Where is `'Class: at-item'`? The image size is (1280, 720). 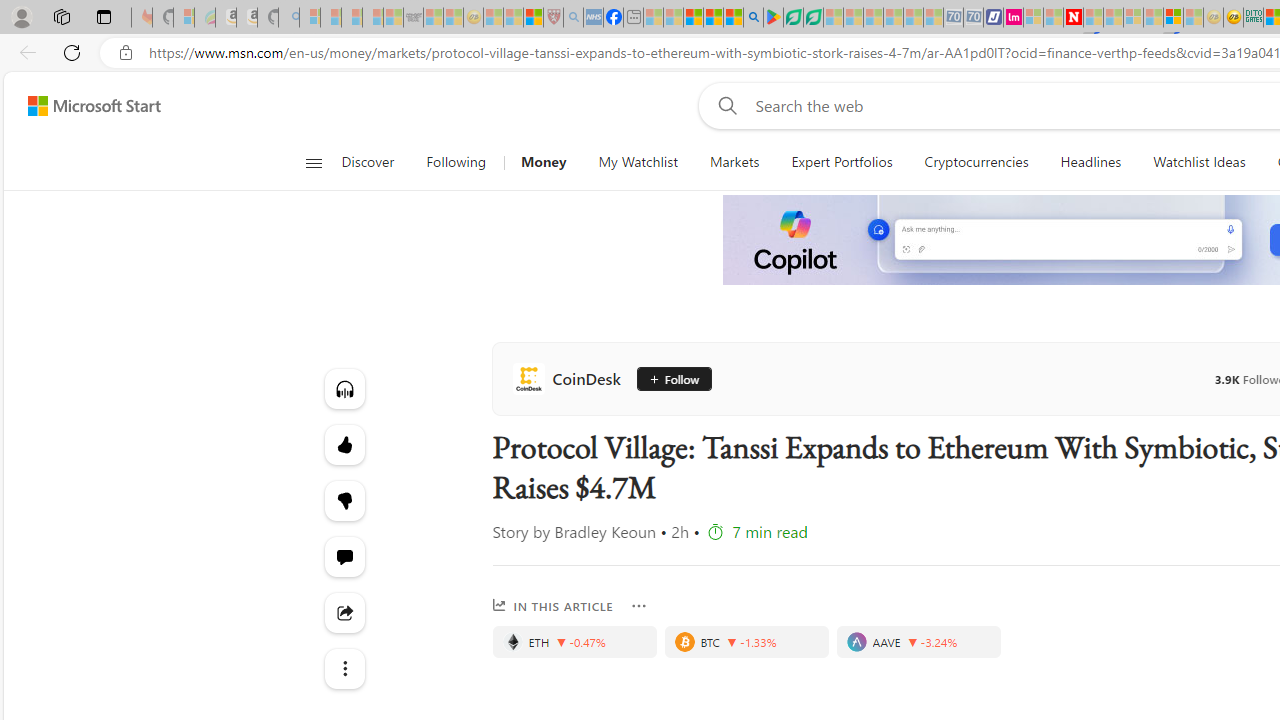 'Class: at-item' is located at coordinates (344, 668).